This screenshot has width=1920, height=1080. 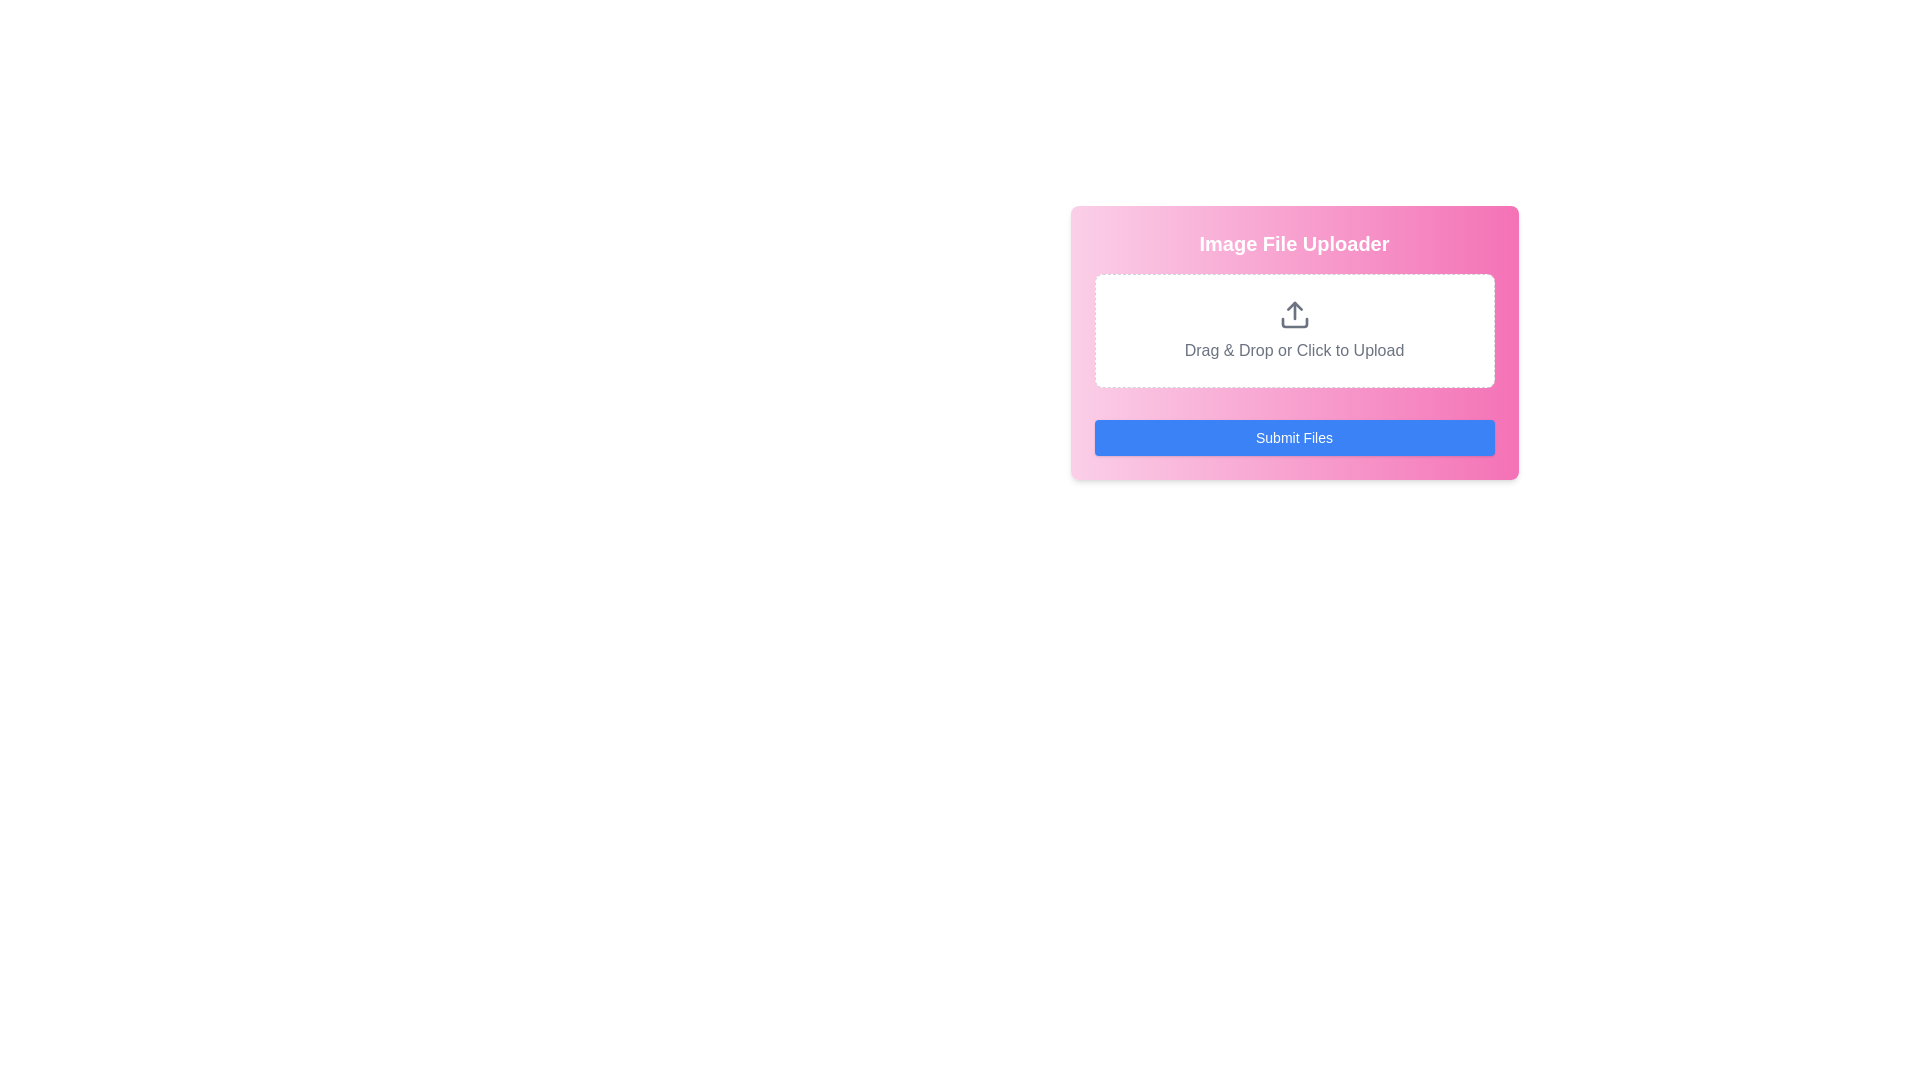 I want to click on the submission button located below the 'Drag & Drop or Click to Upload' label, so click(x=1294, y=437).